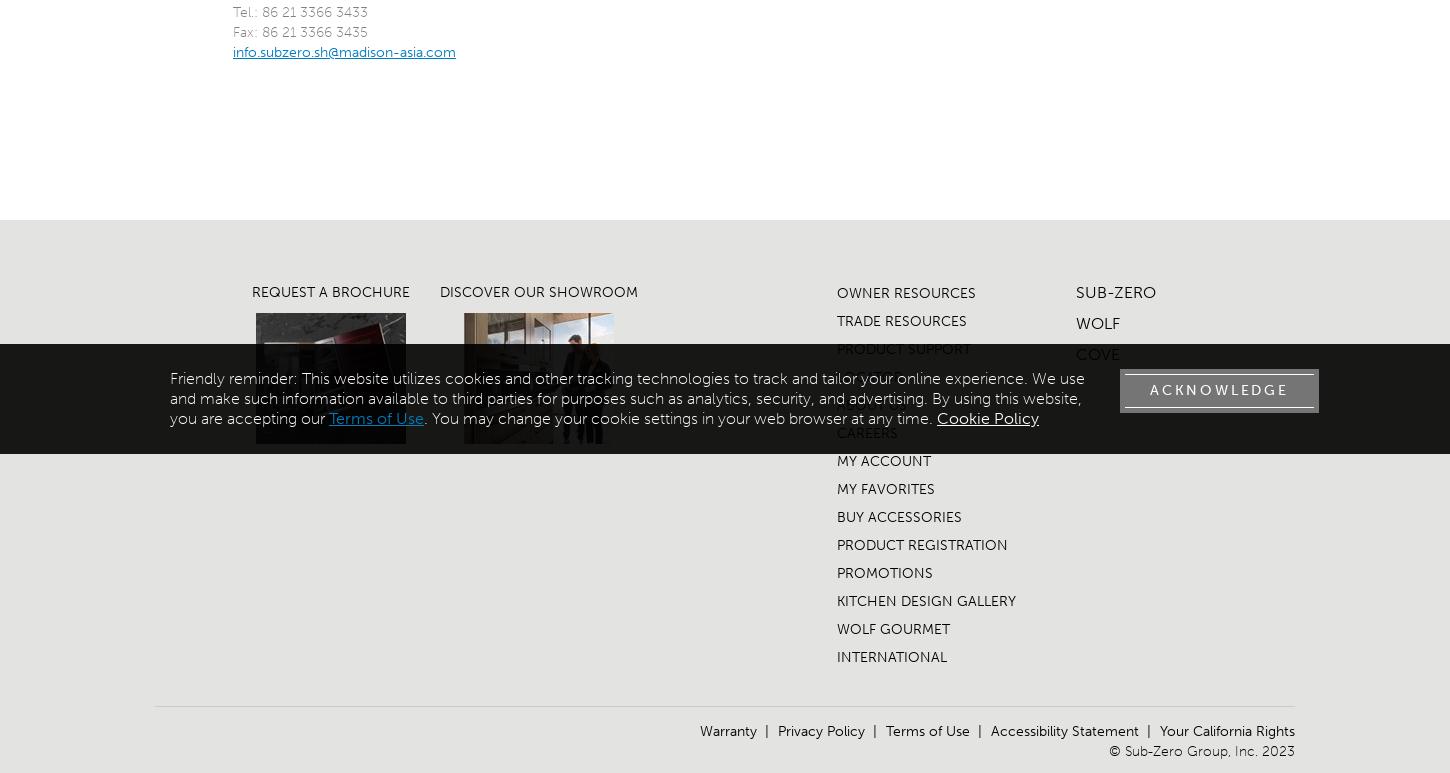  I want to click on '86 21 3366 3435', so click(314, 32).